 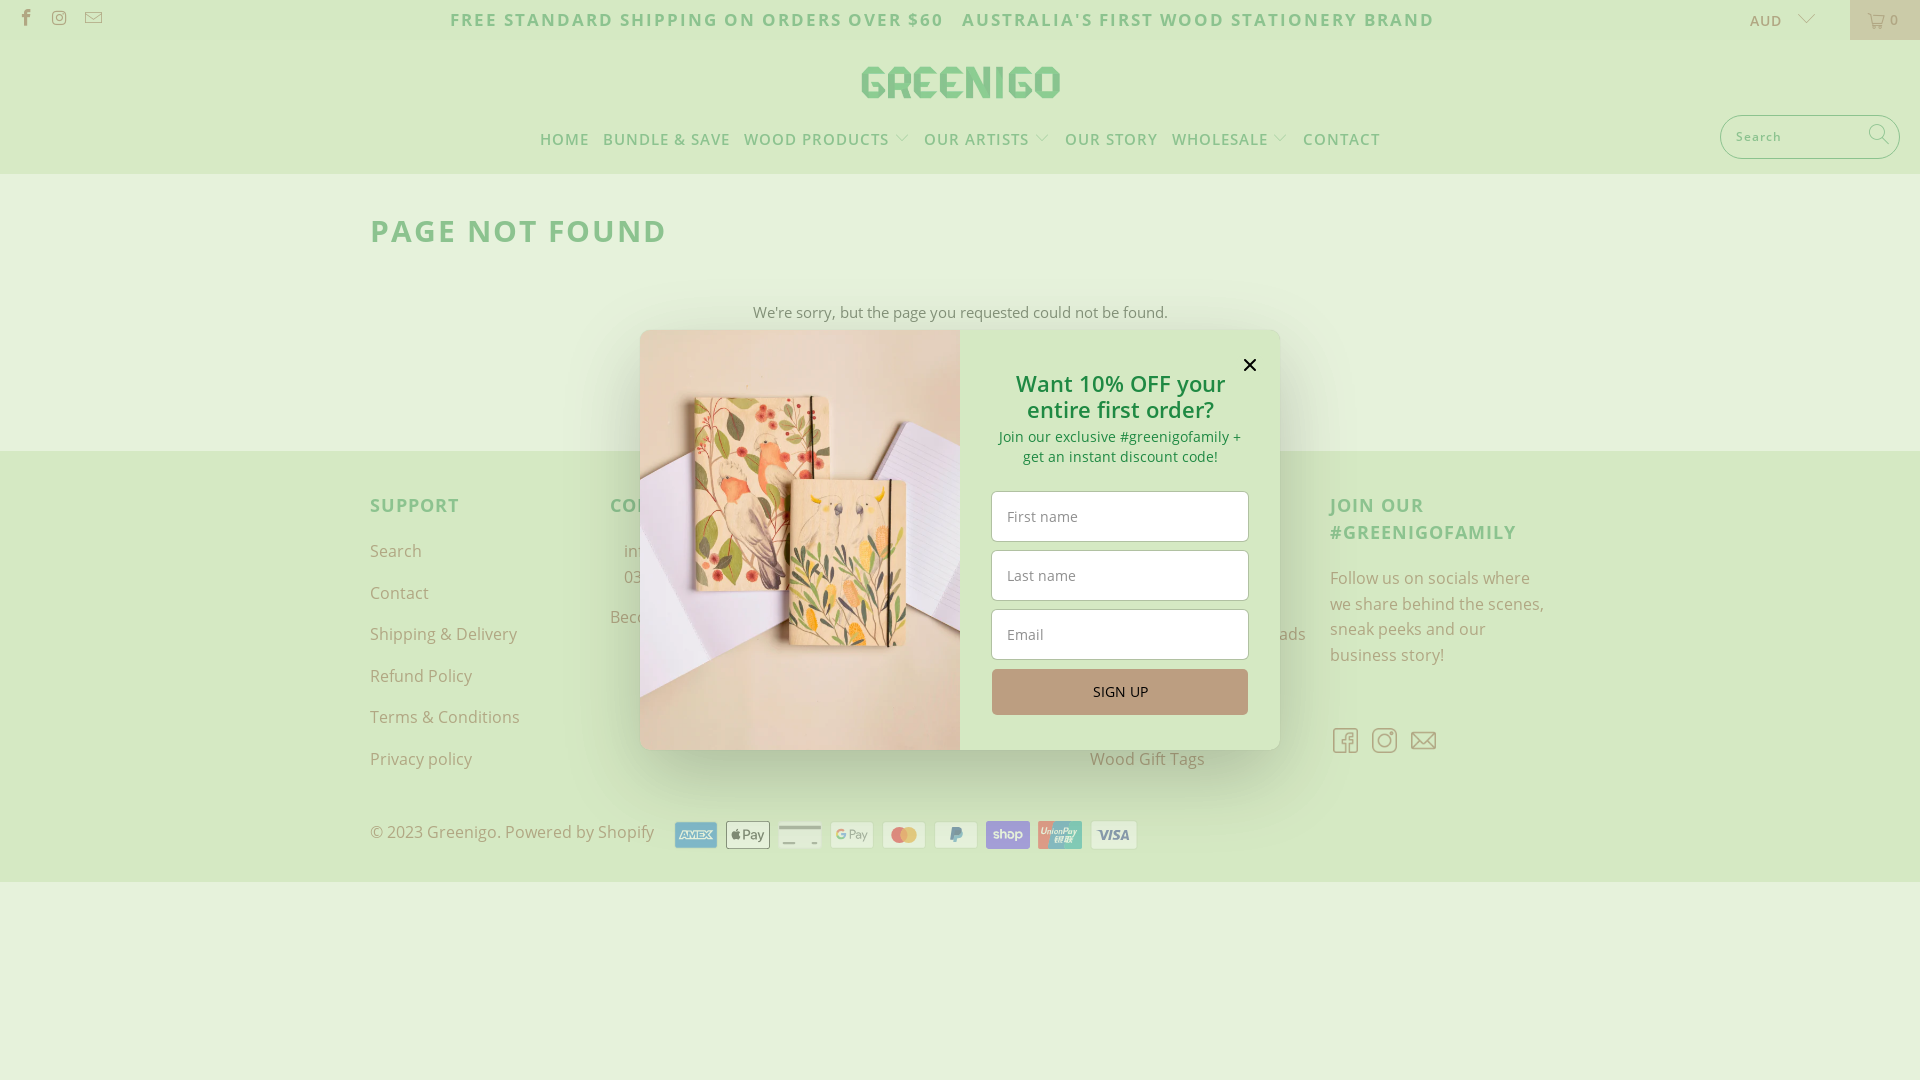 I want to click on 'OUR STORY', so click(x=1110, y=137).